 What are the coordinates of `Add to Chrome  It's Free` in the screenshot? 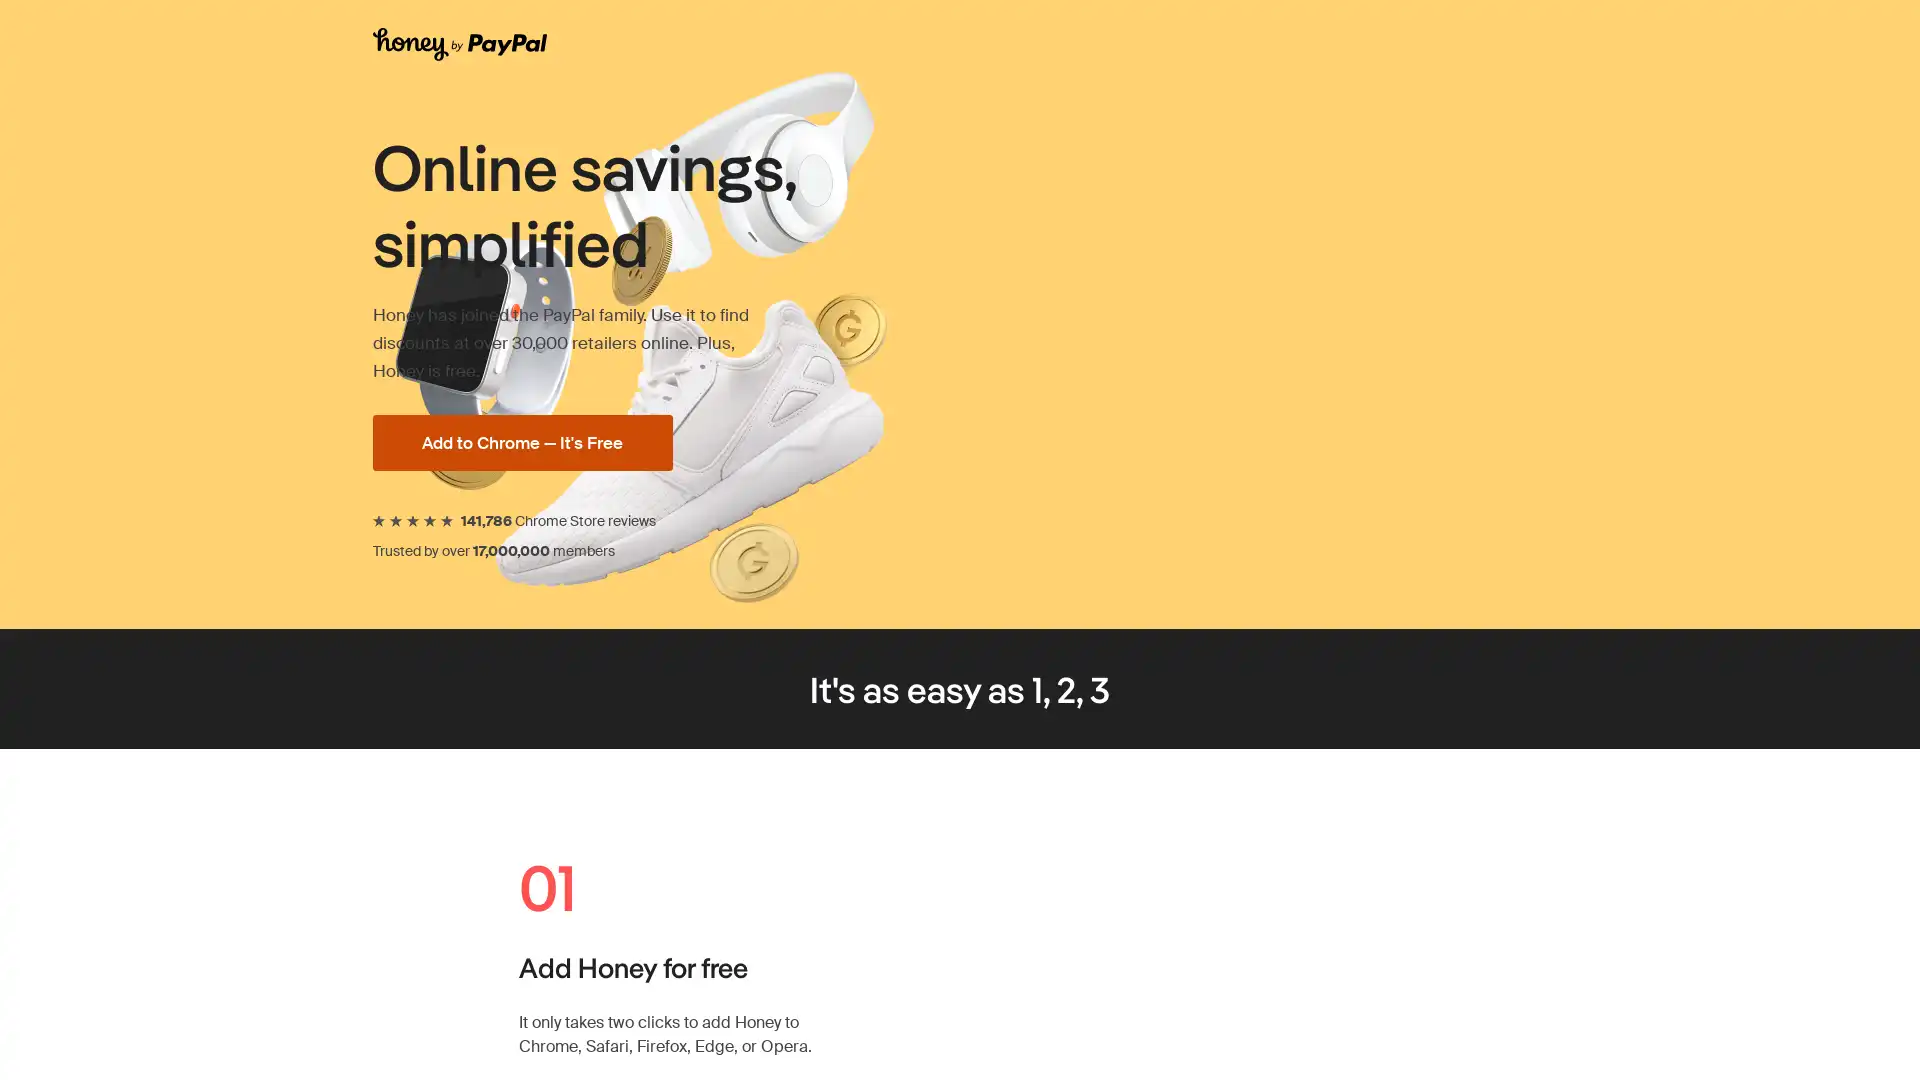 It's located at (595, 442).